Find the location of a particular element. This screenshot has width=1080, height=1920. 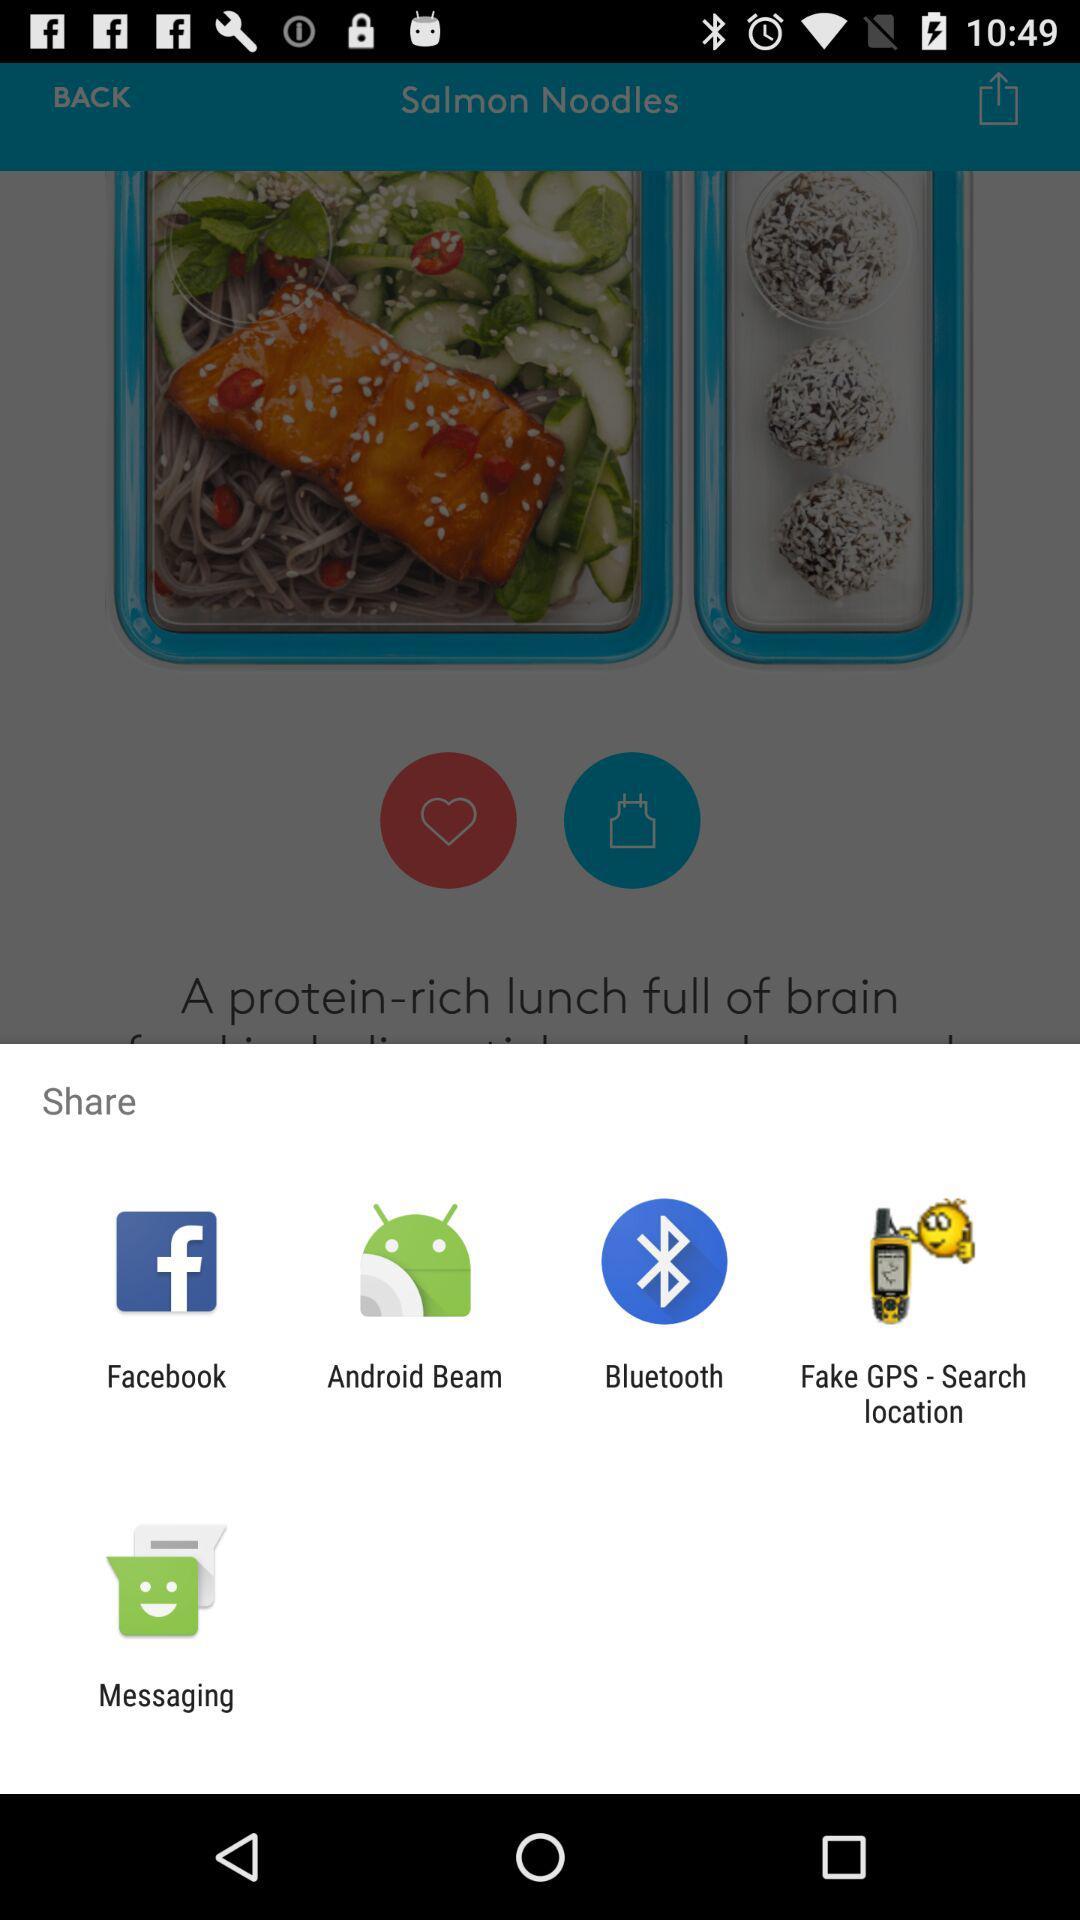

messaging app is located at coordinates (165, 1711).